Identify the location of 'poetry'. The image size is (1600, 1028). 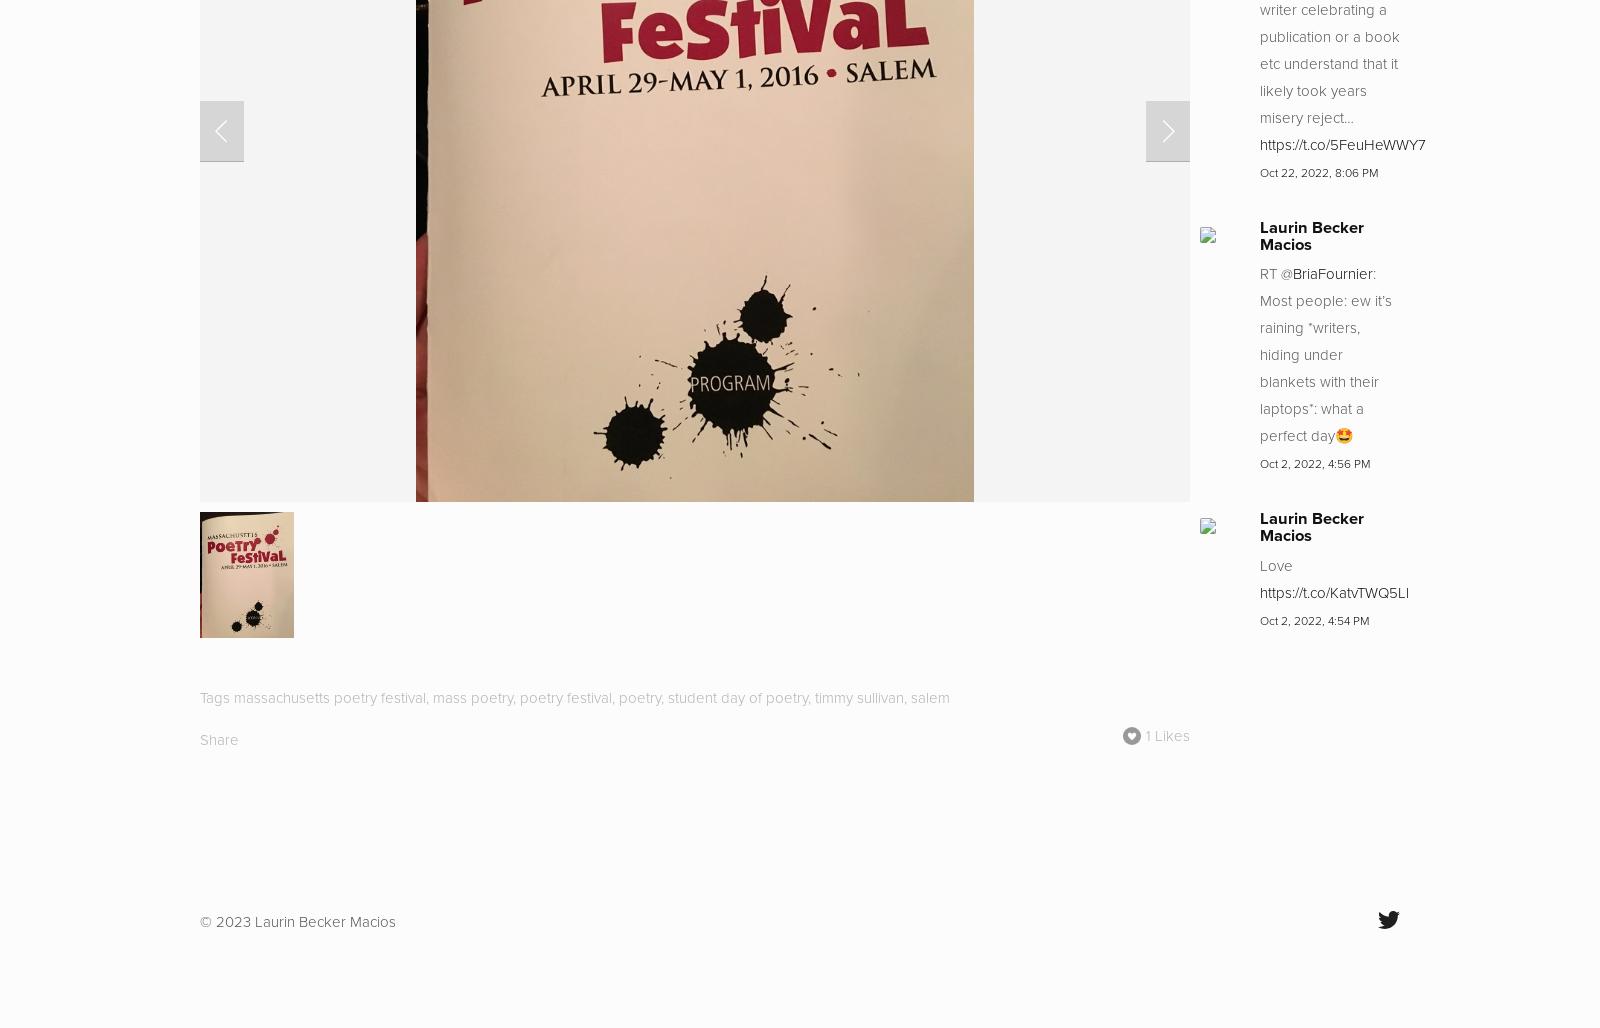
(640, 696).